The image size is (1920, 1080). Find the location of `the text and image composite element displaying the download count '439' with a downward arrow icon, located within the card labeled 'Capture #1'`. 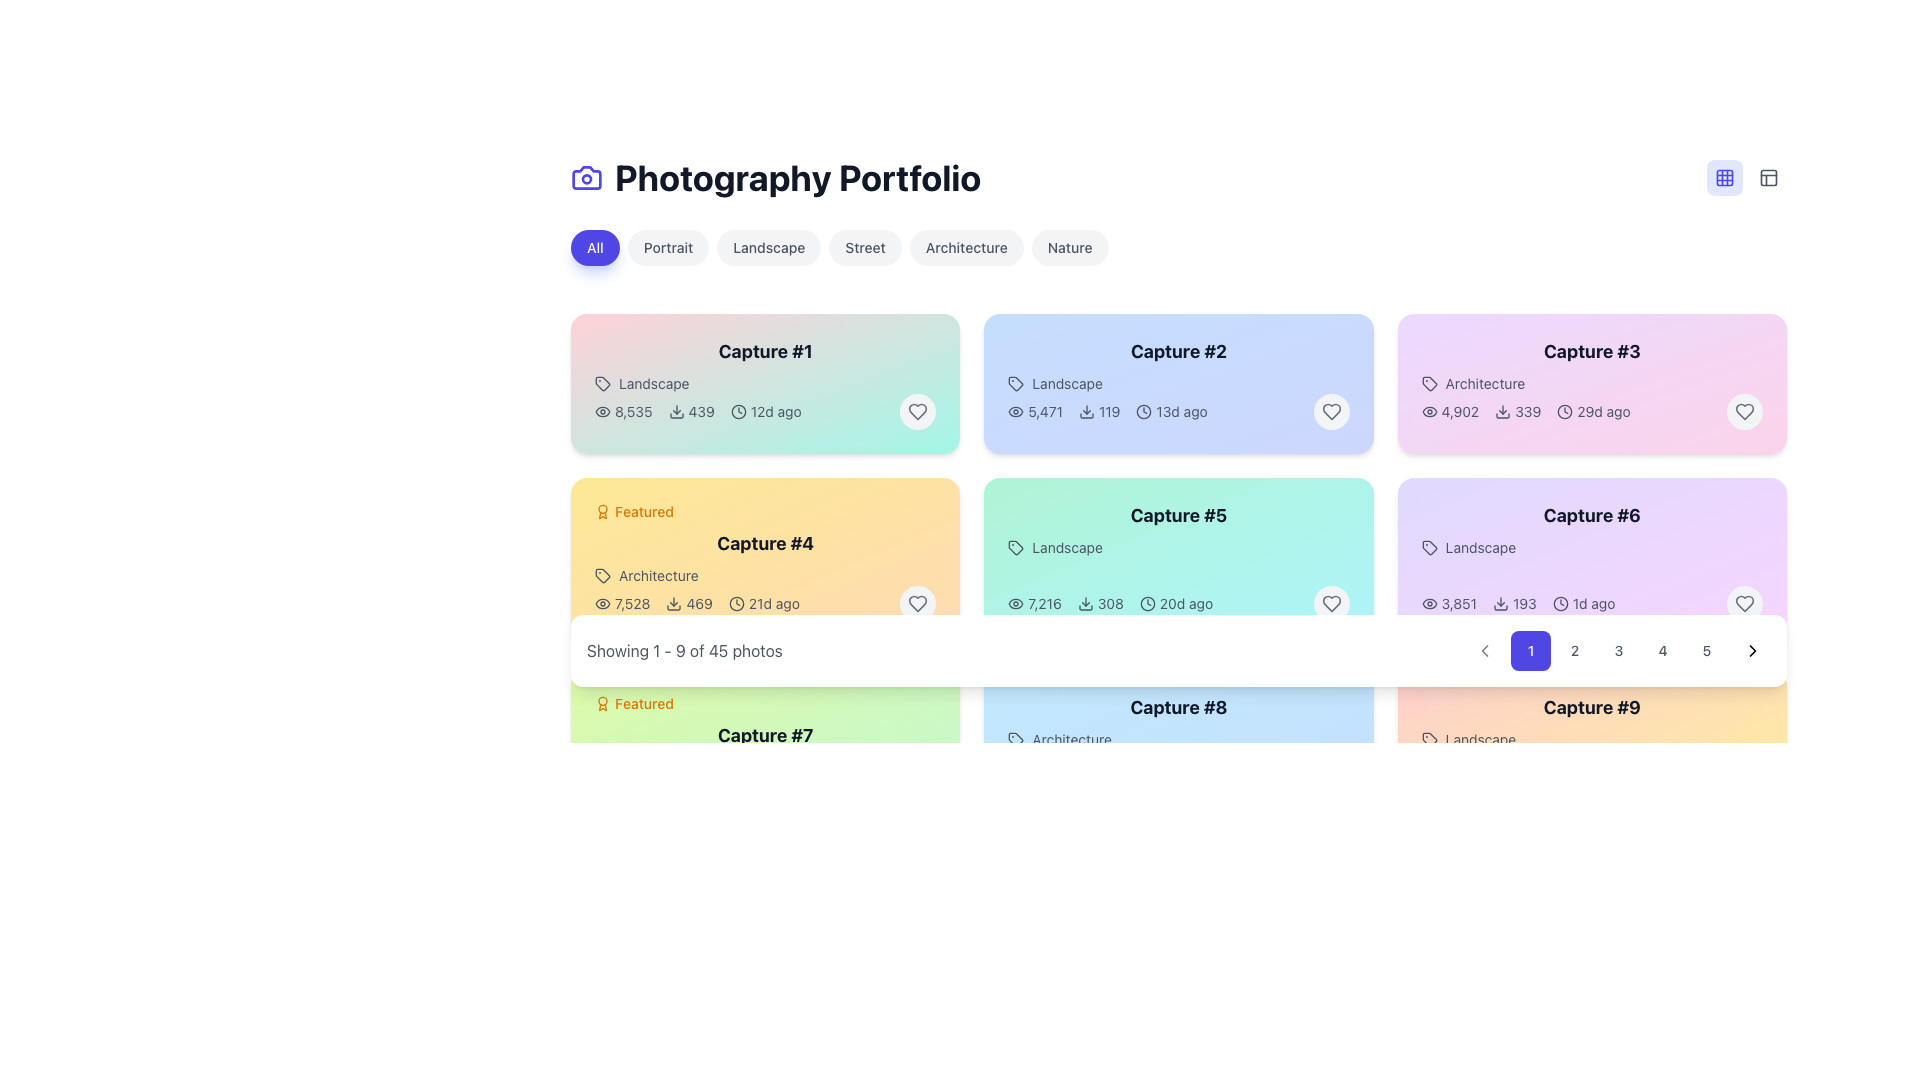

the text and image composite element displaying the download count '439' with a downward arrow icon, located within the card labeled 'Capture #1' is located at coordinates (698, 411).